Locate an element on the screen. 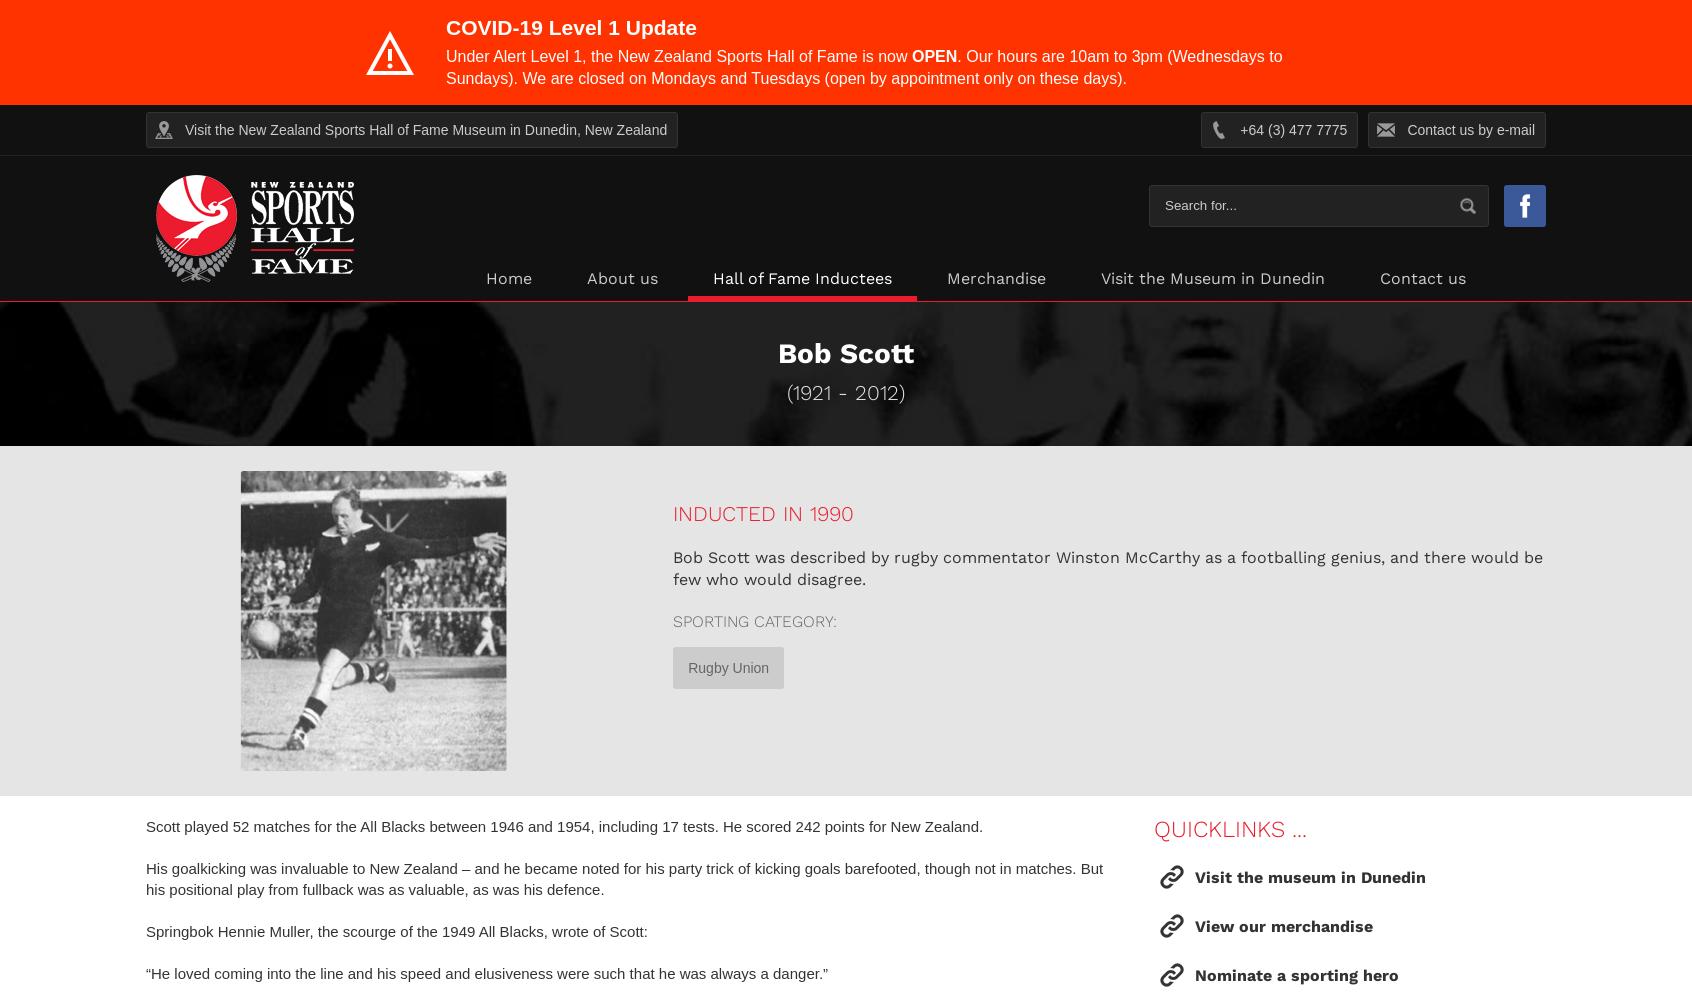  'Sporting Category:' is located at coordinates (753, 620).